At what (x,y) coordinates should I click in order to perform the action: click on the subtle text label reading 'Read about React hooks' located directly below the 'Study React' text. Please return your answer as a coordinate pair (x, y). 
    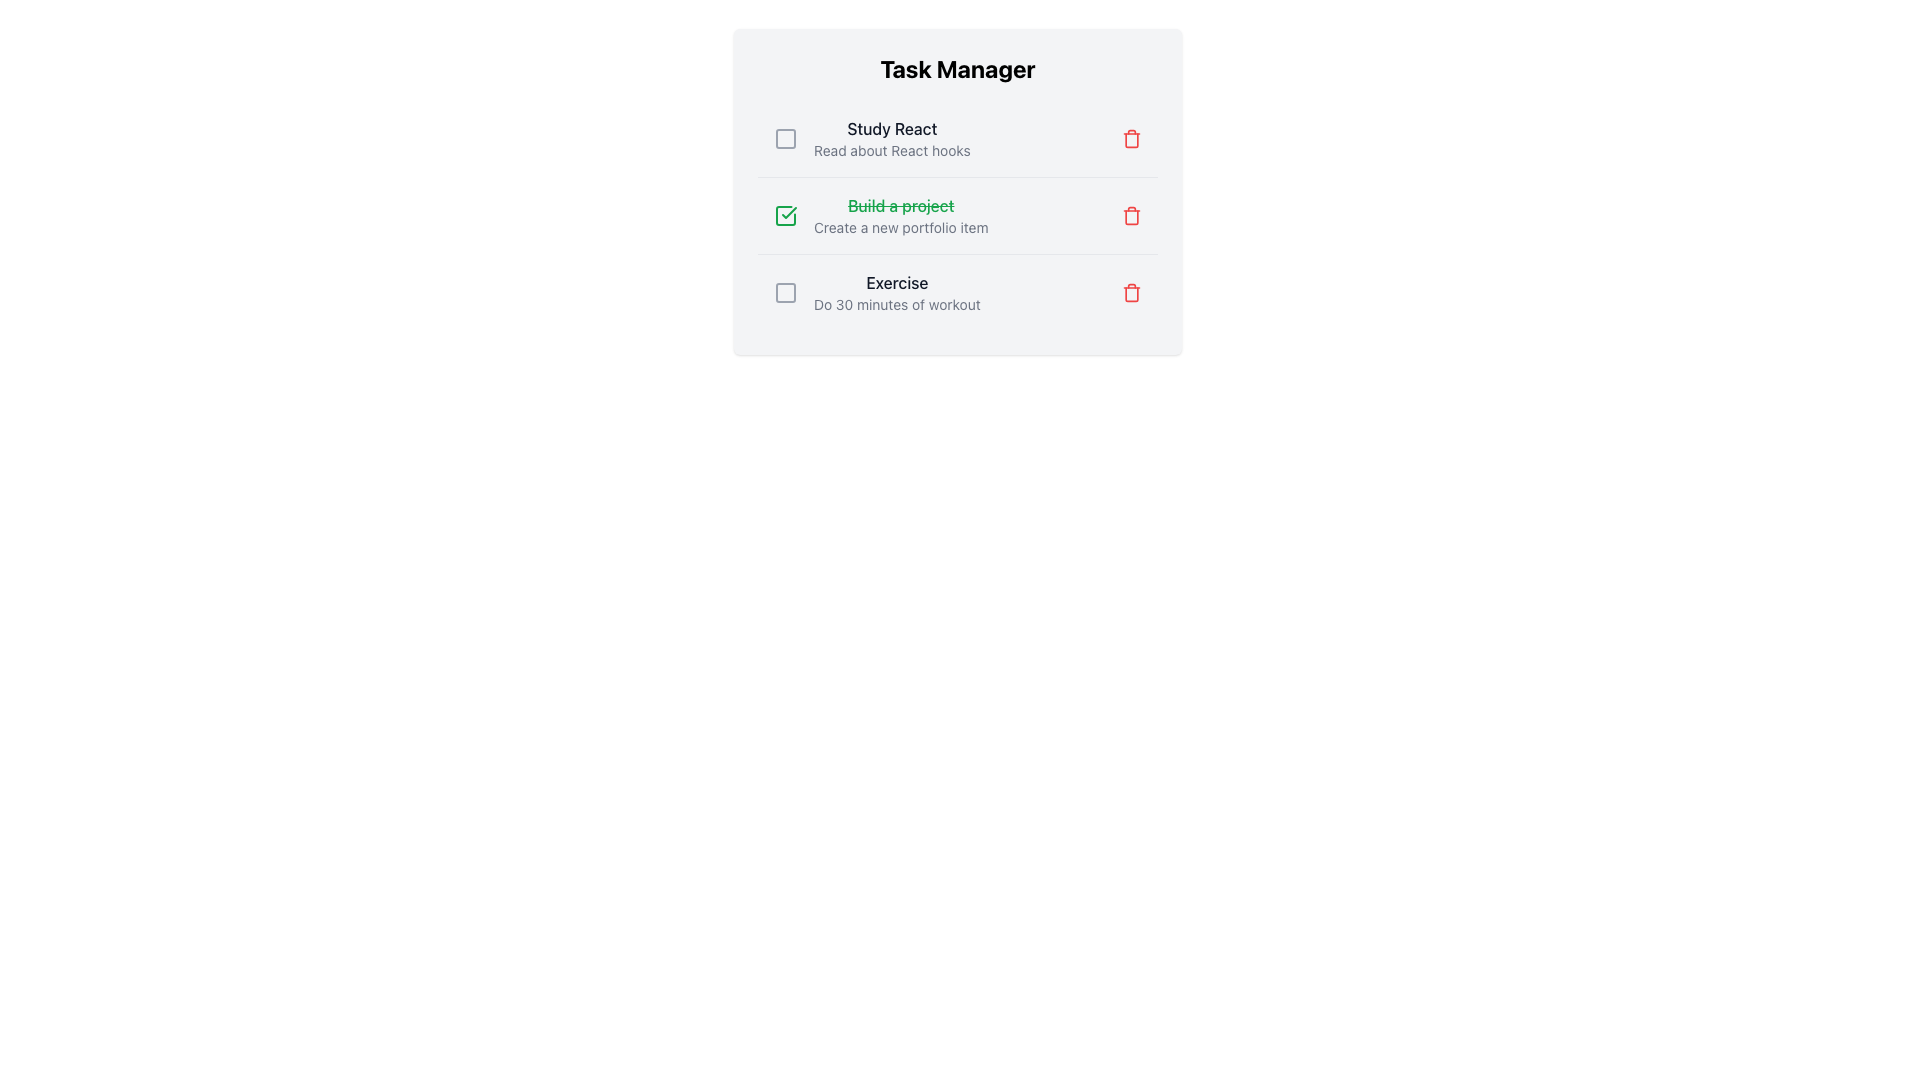
    Looking at the image, I should click on (891, 149).